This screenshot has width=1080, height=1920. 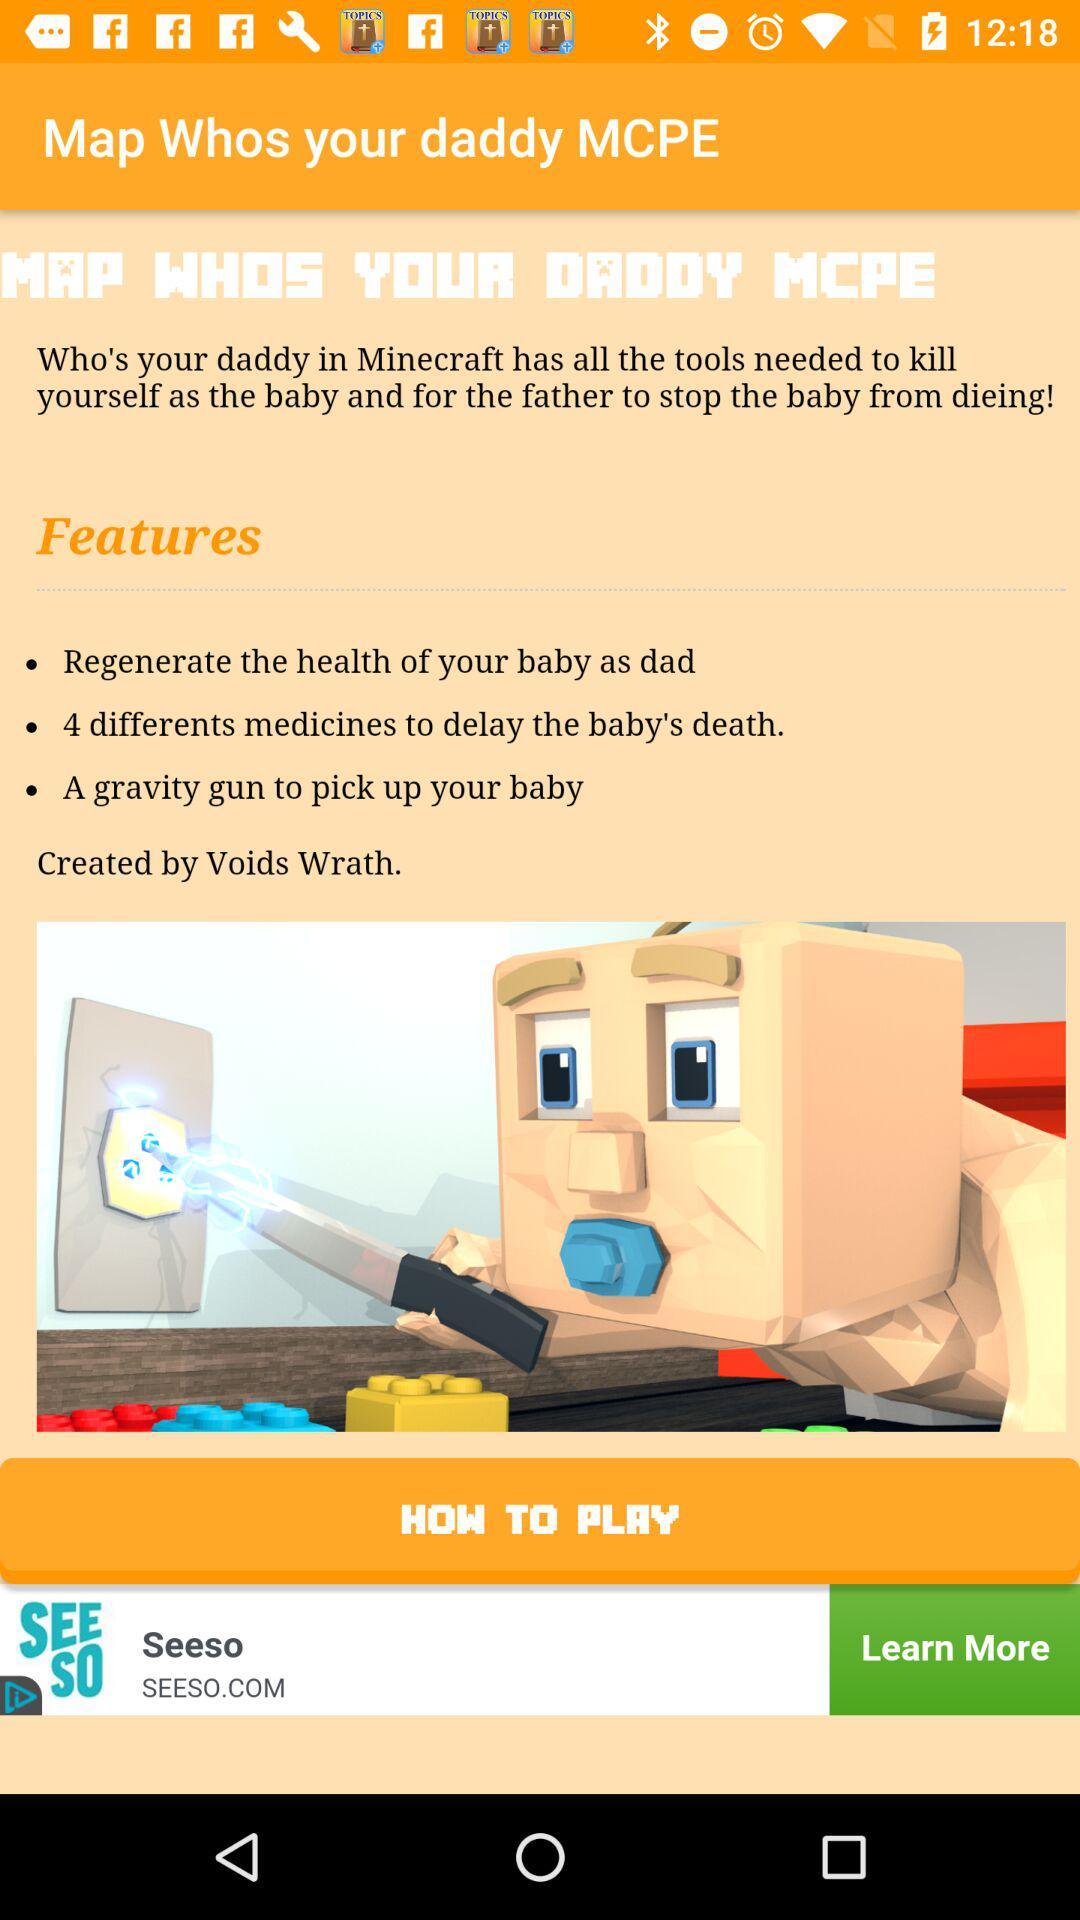 I want to click on open advertisement, so click(x=540, y=1649).